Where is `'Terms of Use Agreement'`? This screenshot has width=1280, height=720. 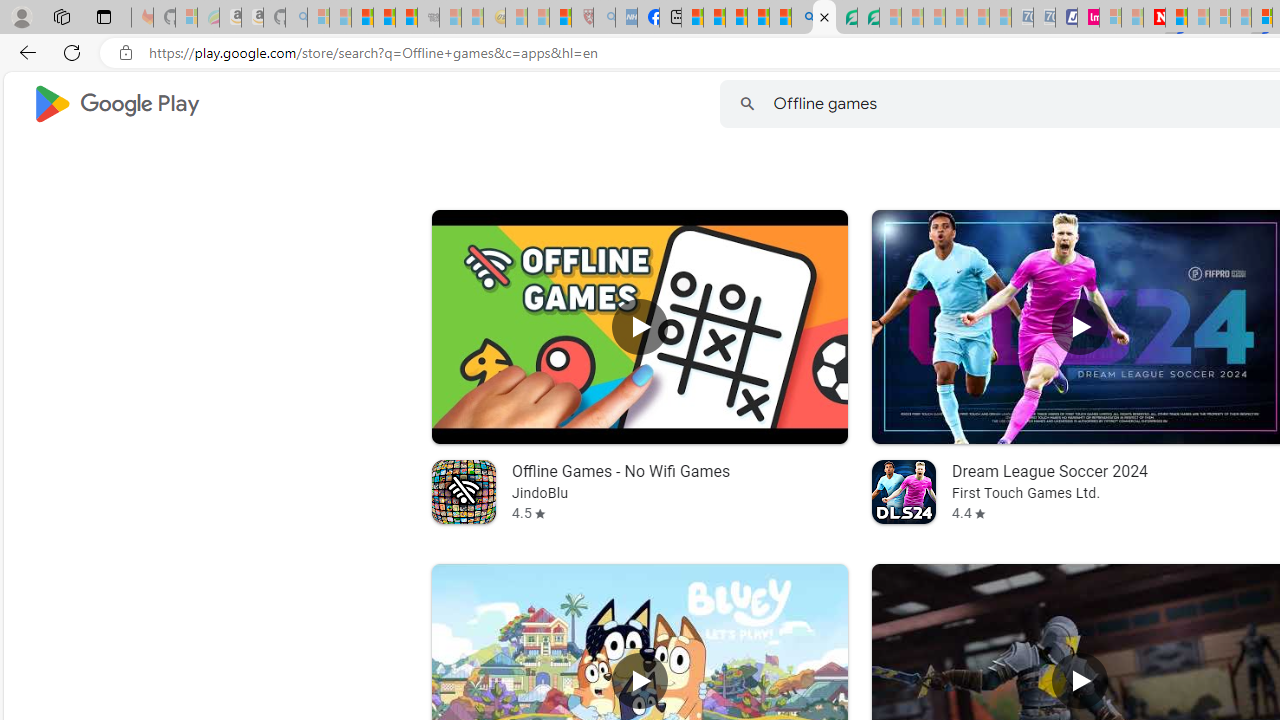
'Terms of Use Agreement' is located at coordinates (846, 17).